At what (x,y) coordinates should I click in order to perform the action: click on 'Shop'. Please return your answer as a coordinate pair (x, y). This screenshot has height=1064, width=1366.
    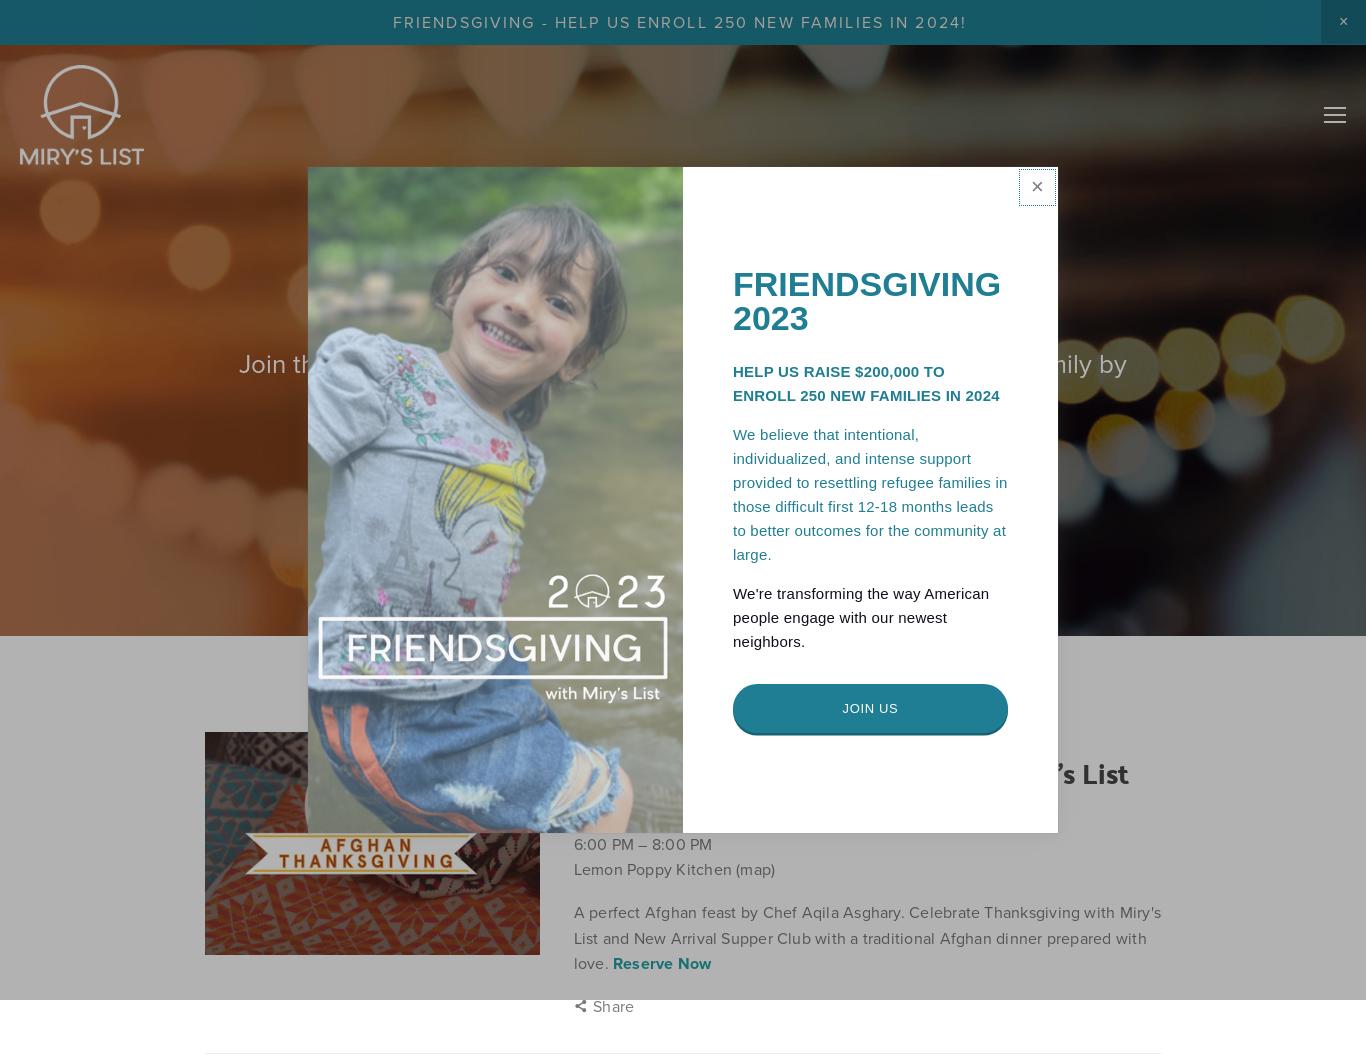
    Looking at the image, I should click on (1141, 361).